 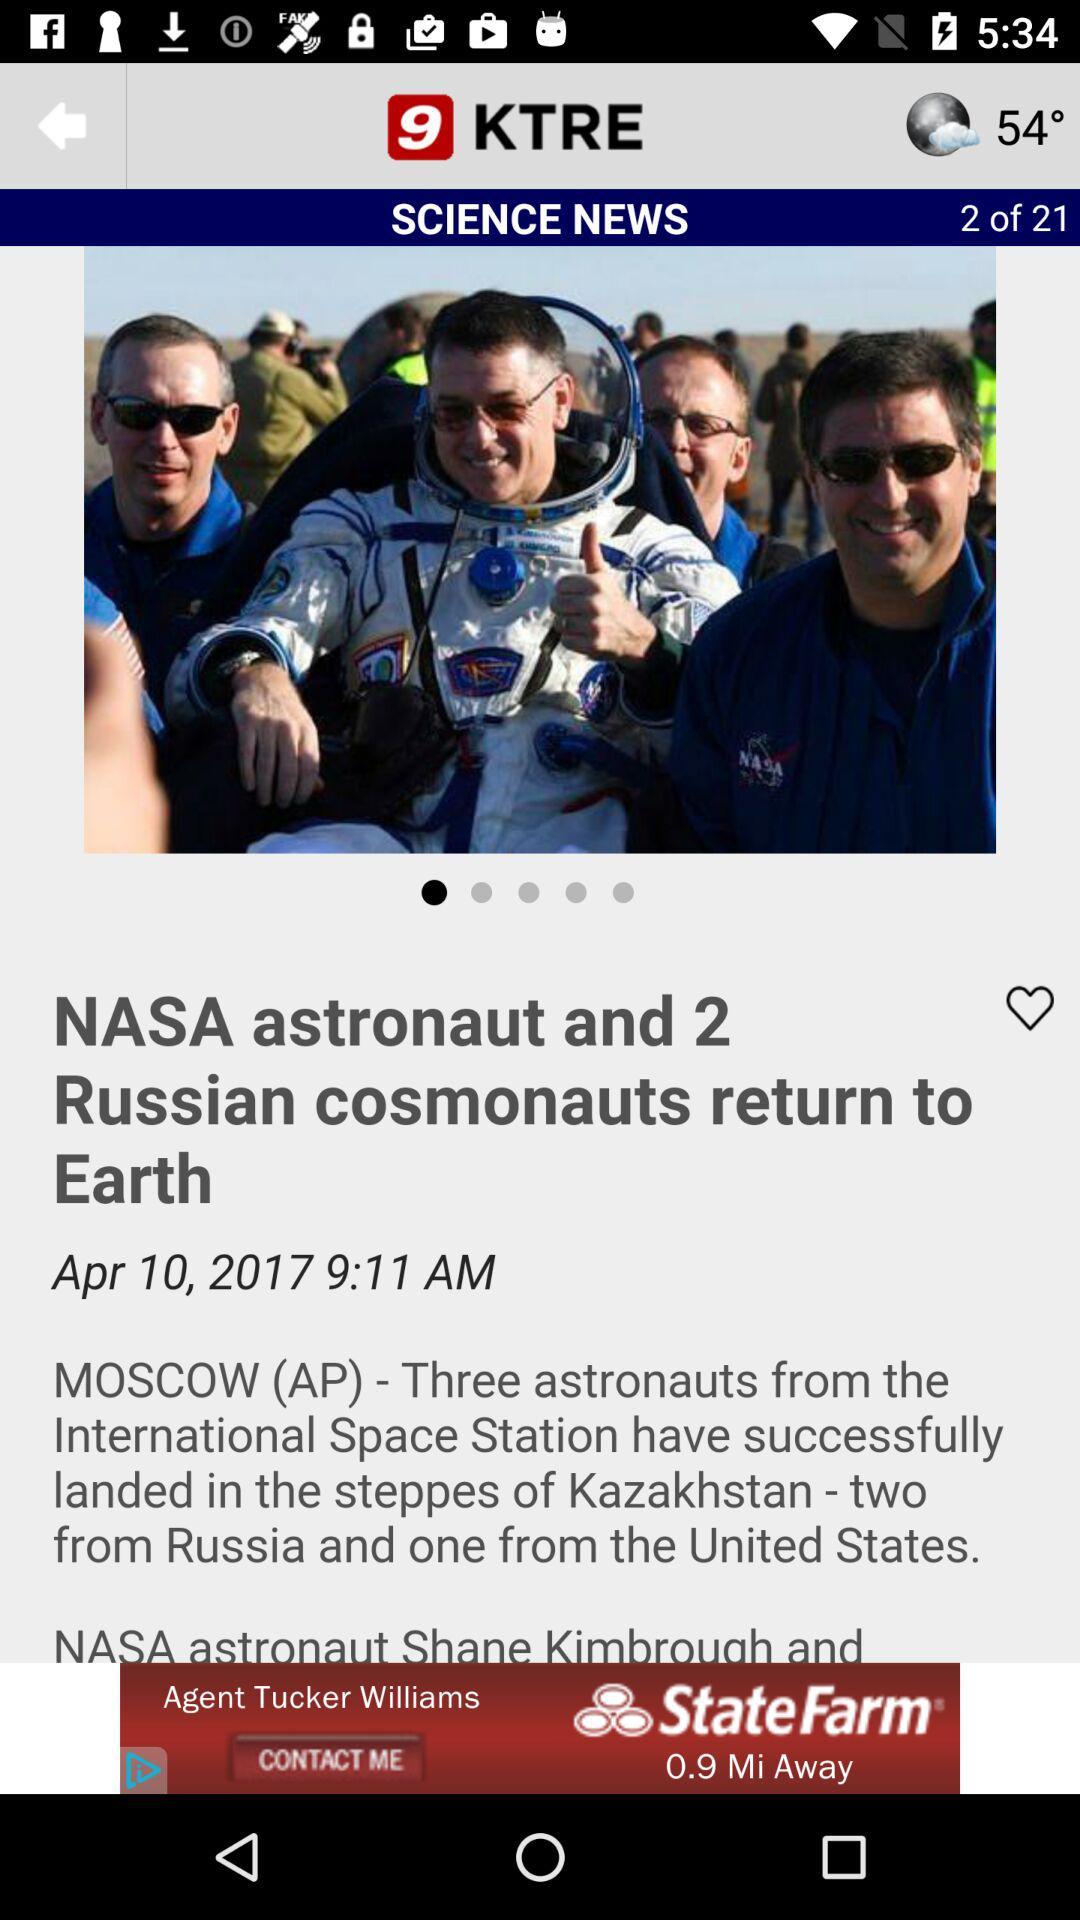 I want to click on advertisement page, so click(x=540, y=1297).